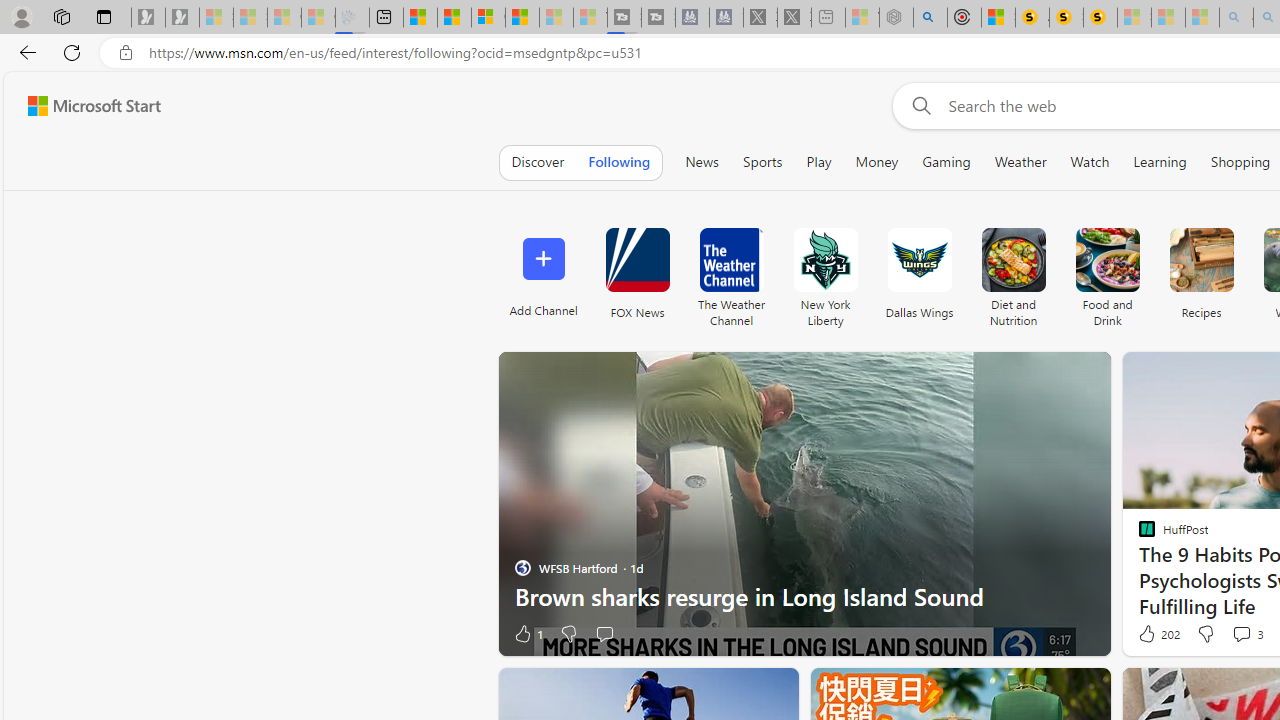  I want to click on 'Web search', so click(916, 105).